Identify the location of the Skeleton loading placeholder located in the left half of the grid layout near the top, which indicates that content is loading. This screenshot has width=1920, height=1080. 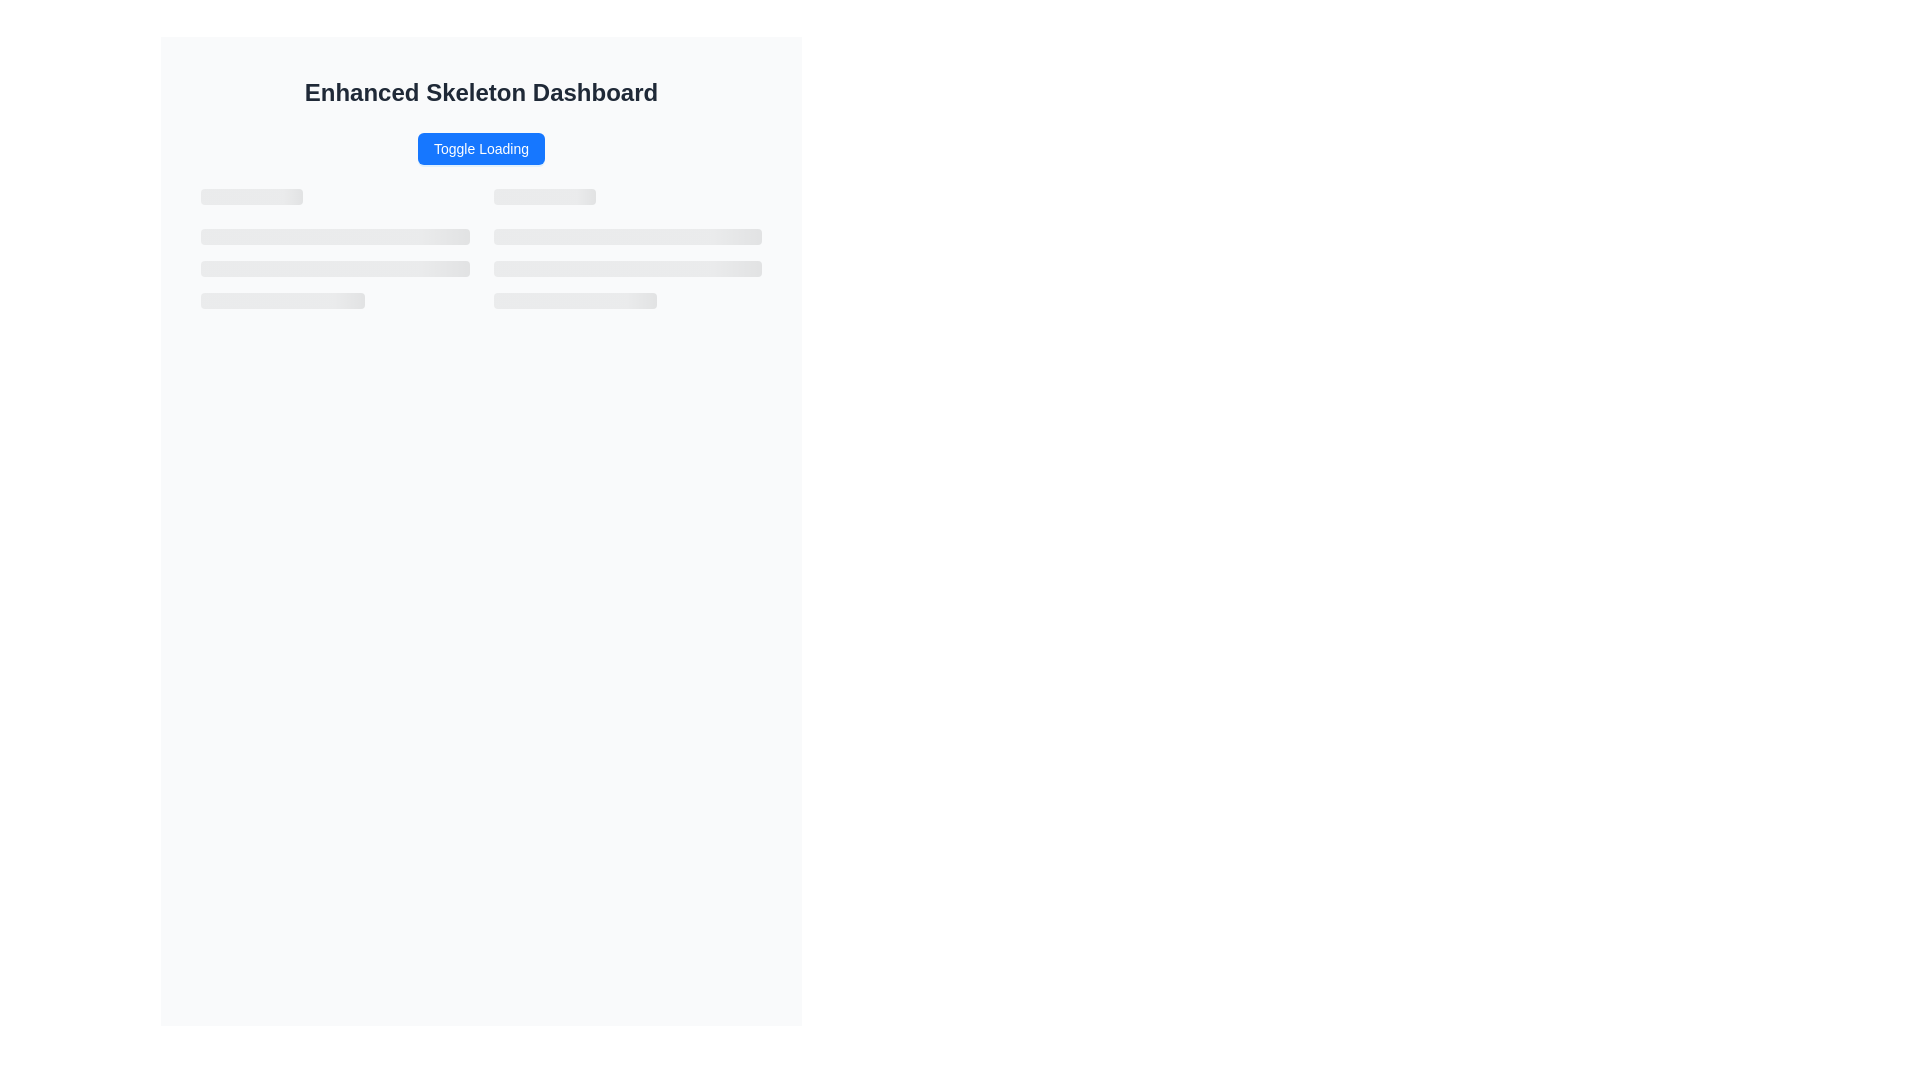
(335, 248).